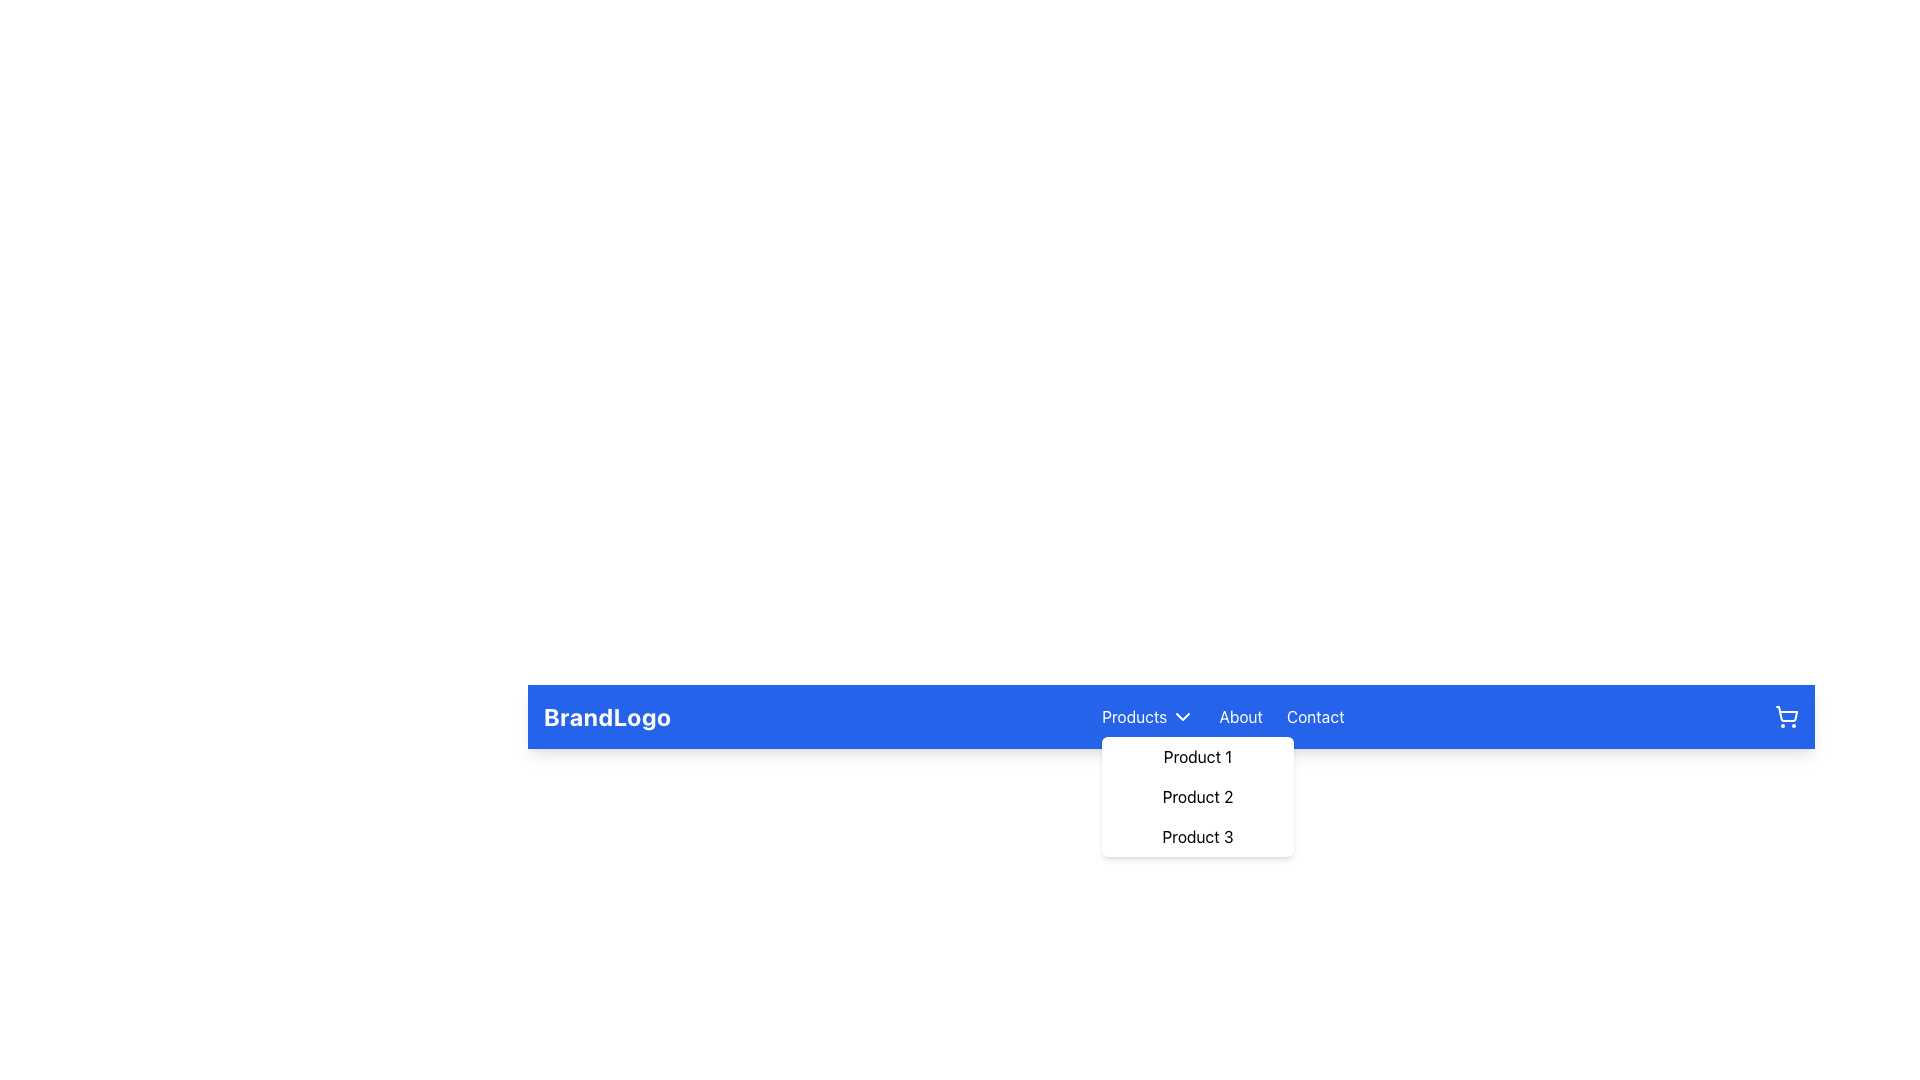 This screenshot has height=1080, width=1920. Describe the element at coordinates (1183, 716) in the screenshot. I see `the visual cue icon located immediately to the right of the 'Products' text in the top navigation bar` at that location.